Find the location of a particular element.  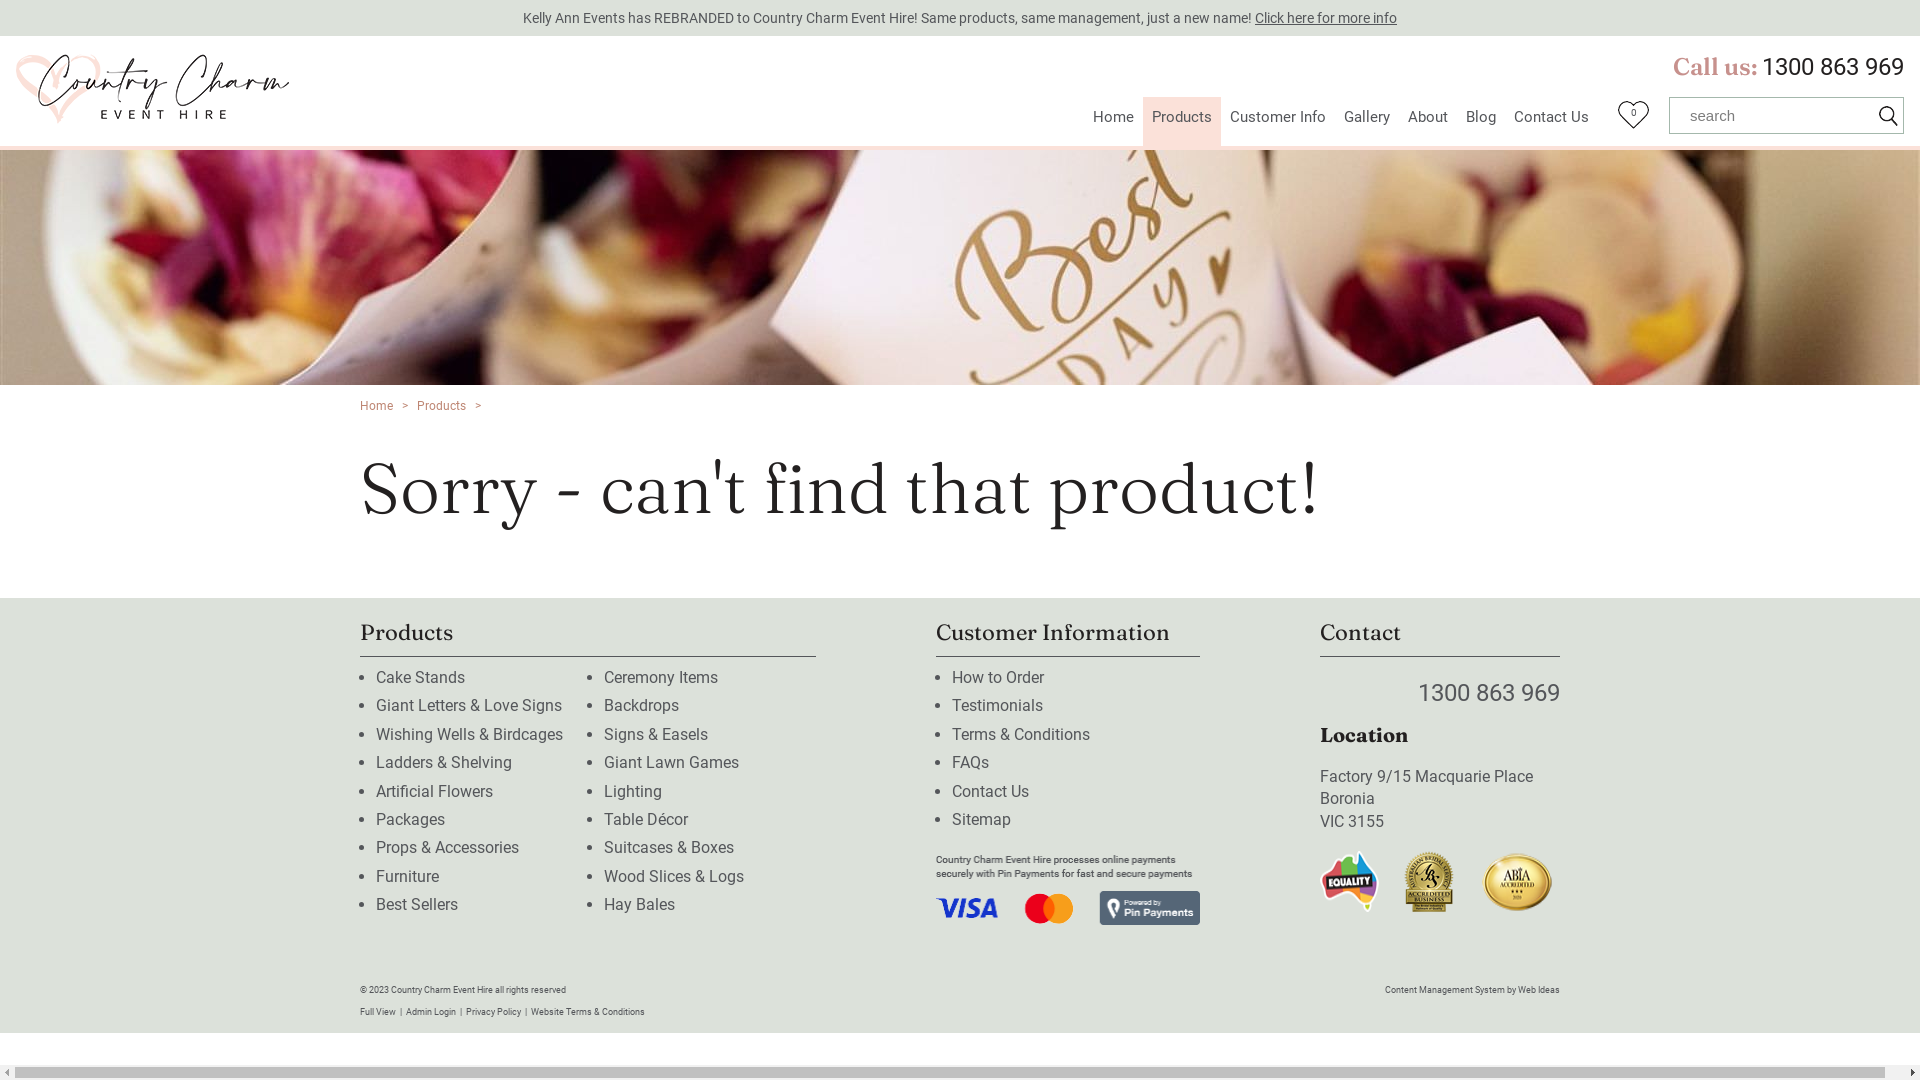

'Products' is located at coordinates (440, 405).